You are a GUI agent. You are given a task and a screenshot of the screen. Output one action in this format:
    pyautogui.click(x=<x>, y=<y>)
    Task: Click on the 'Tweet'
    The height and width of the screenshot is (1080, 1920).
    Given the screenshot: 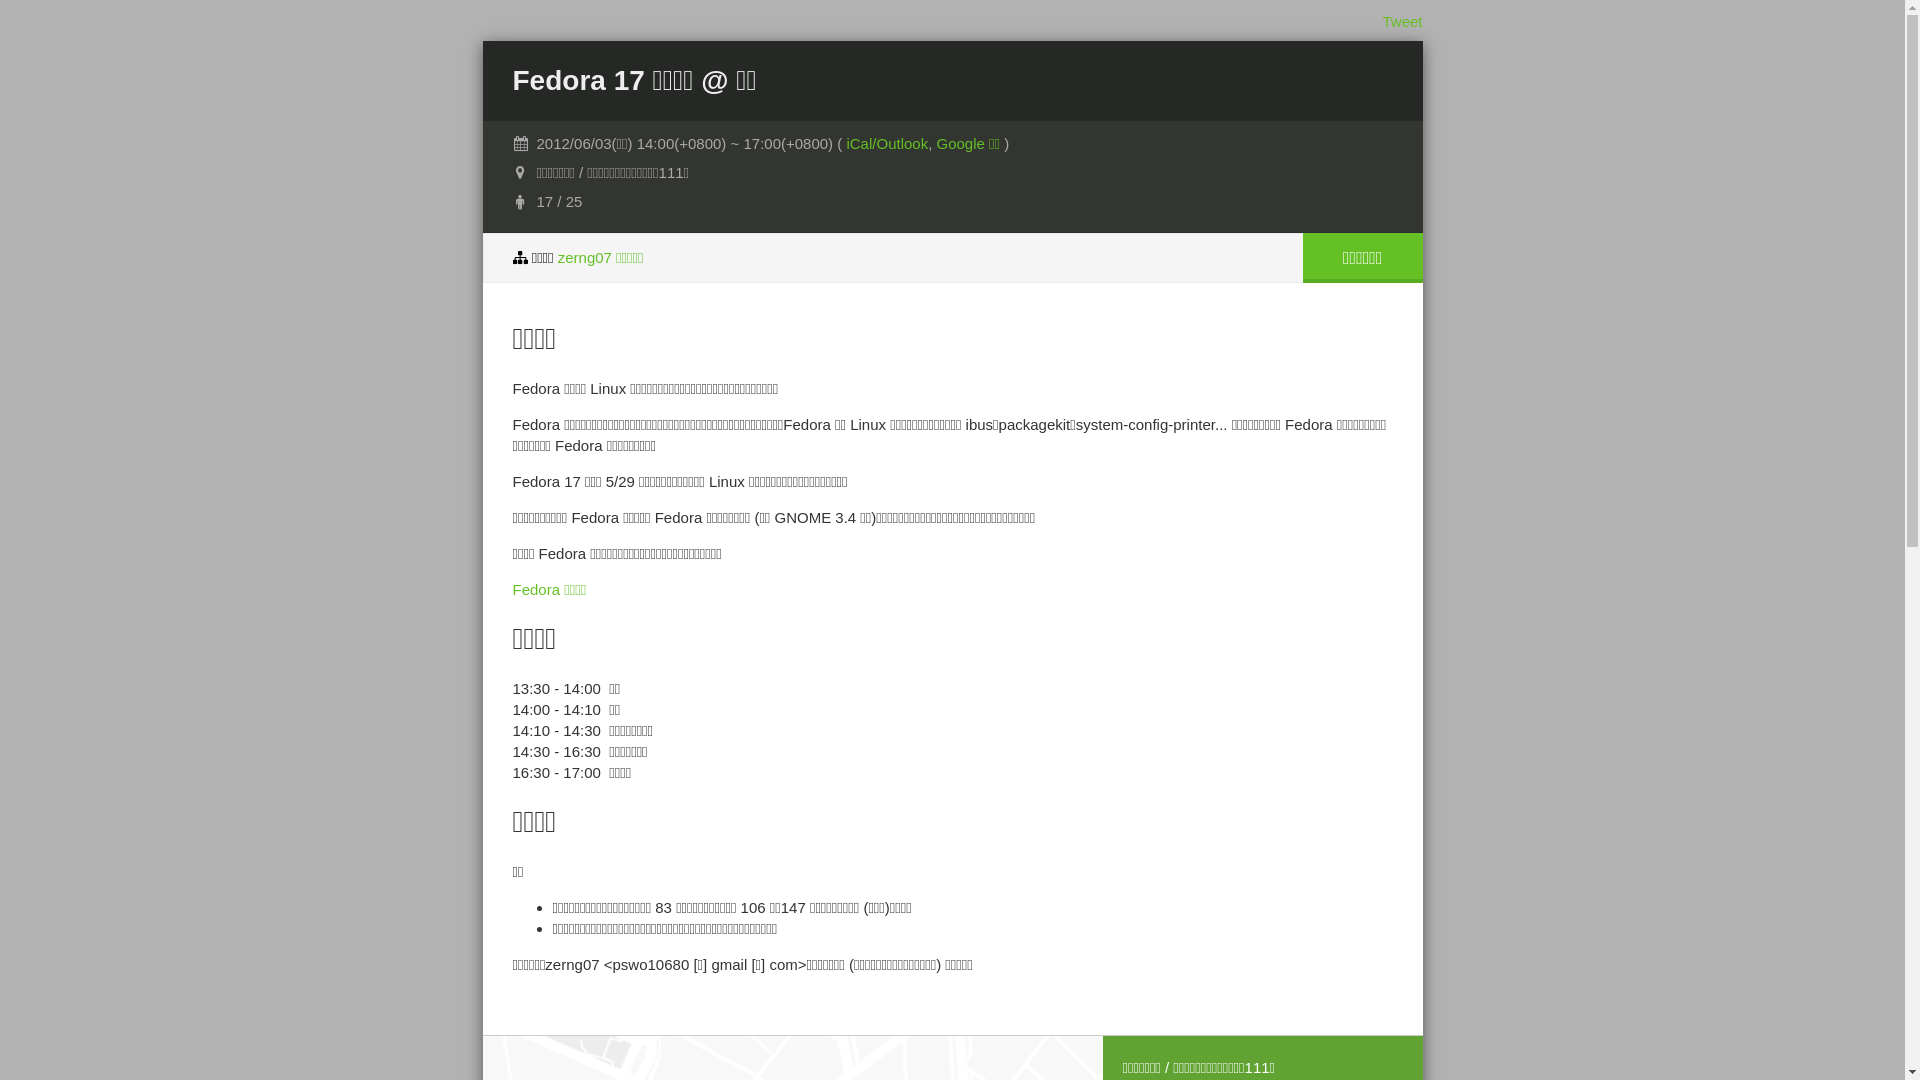 What is the action you would take?
    pyautogui.click(x=1400, y=21)
    